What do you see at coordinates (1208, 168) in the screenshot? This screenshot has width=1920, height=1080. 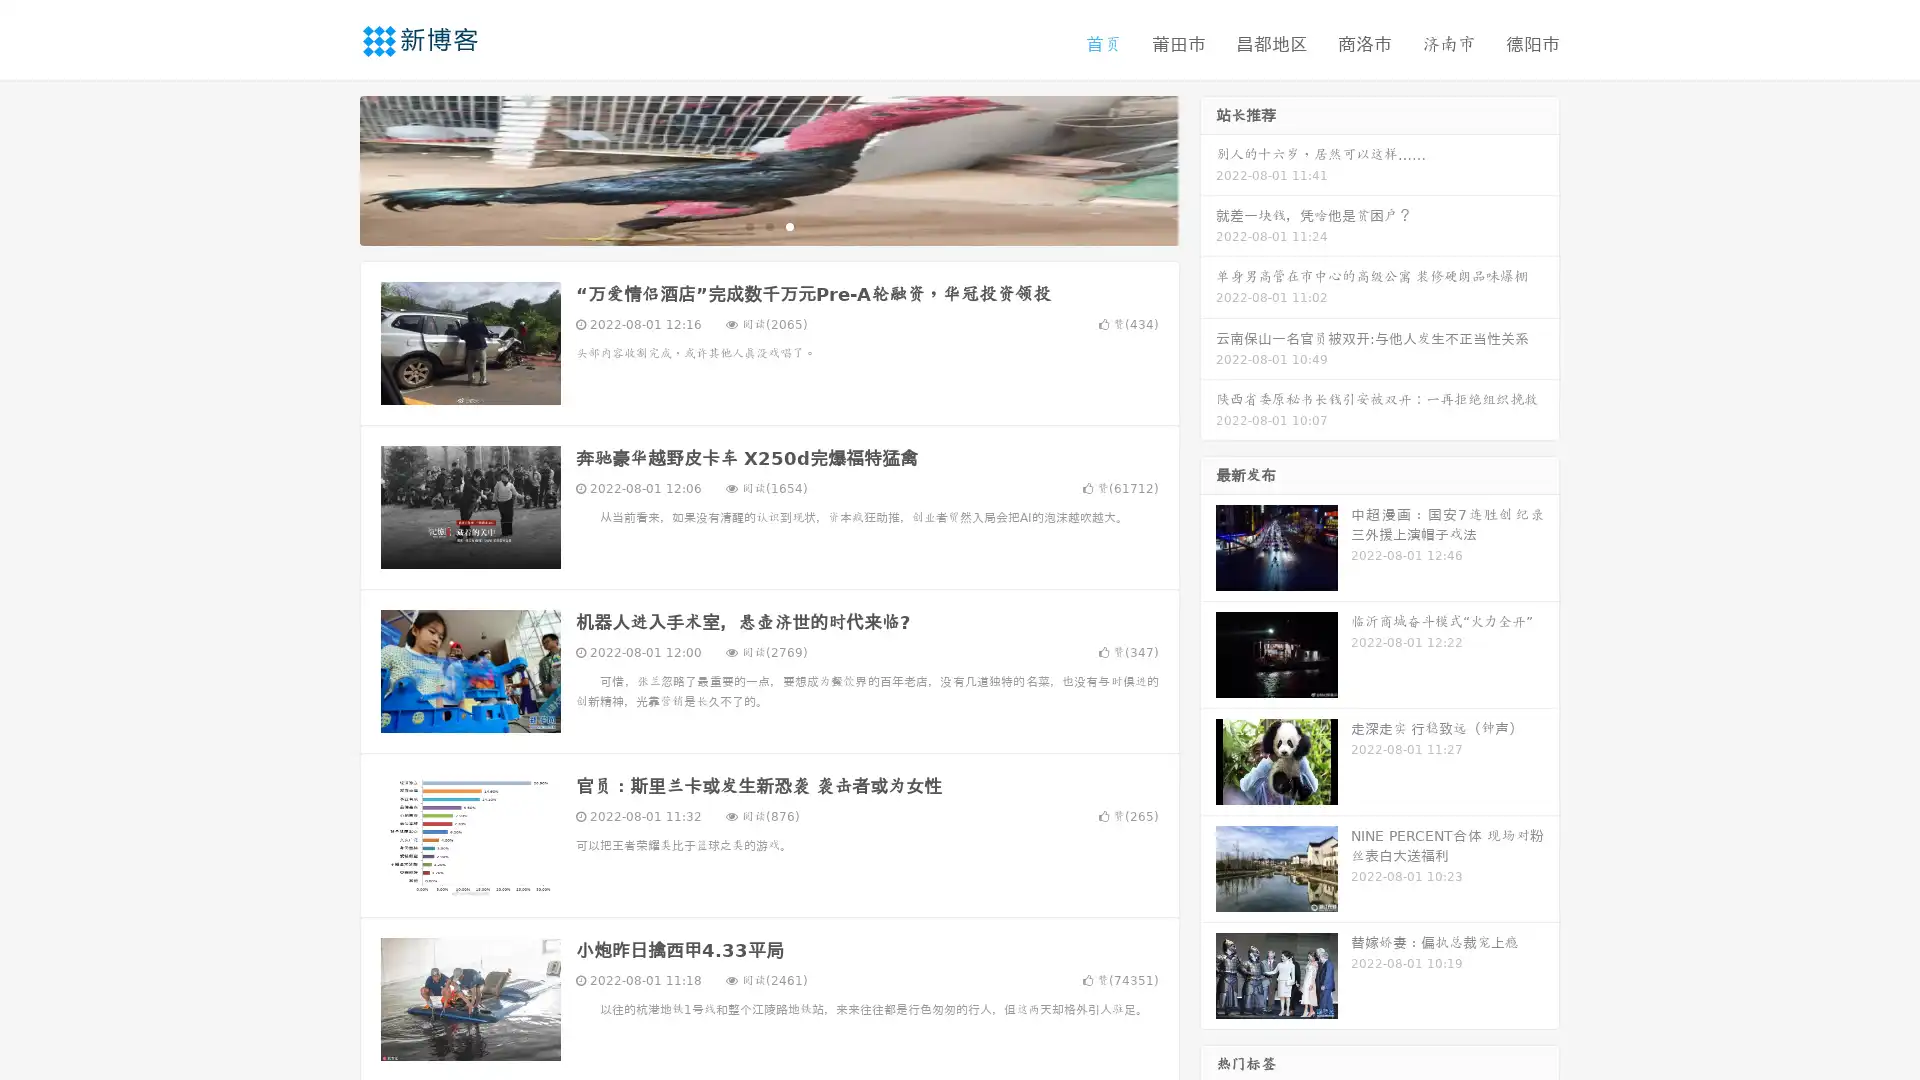 I see `Next slide` at bounding box center [1208, 168].